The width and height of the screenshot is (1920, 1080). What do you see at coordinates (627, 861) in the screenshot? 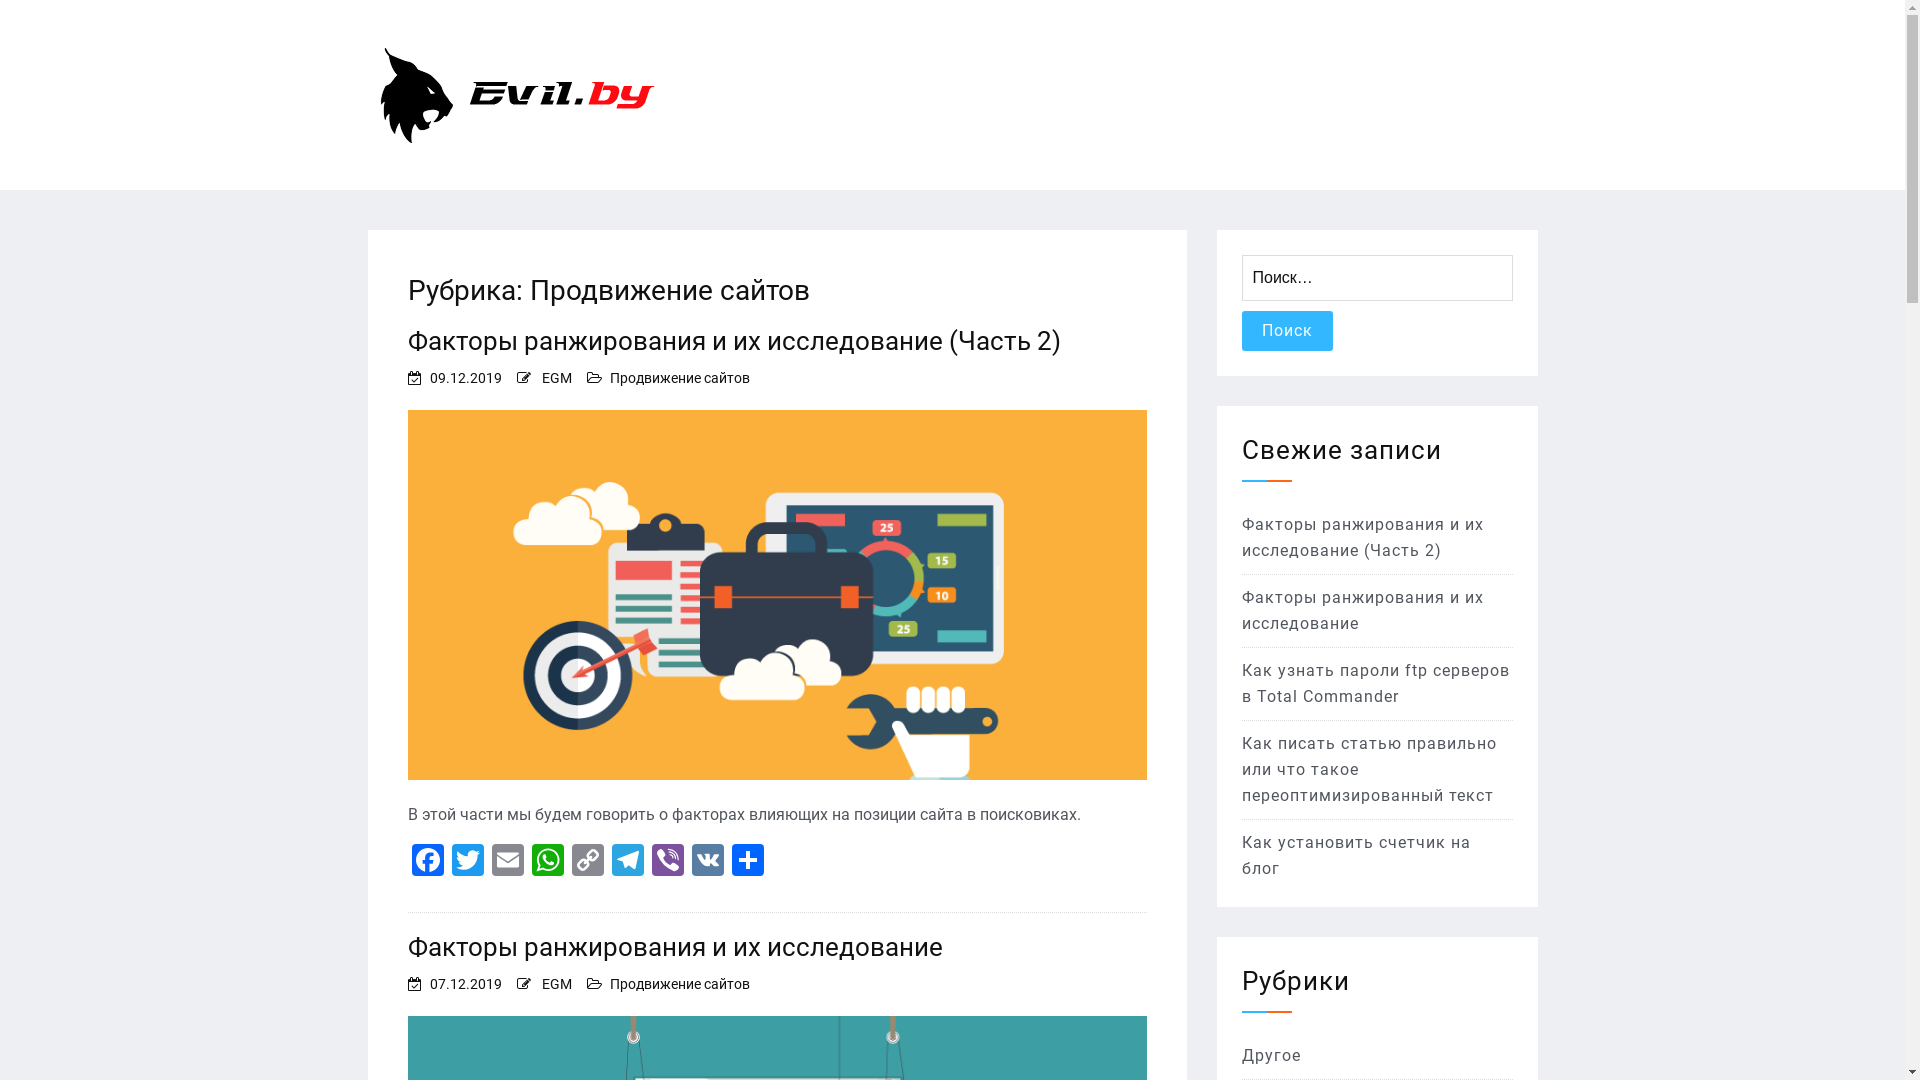
I see `'Telegram'` at bounding box center [627, 861].